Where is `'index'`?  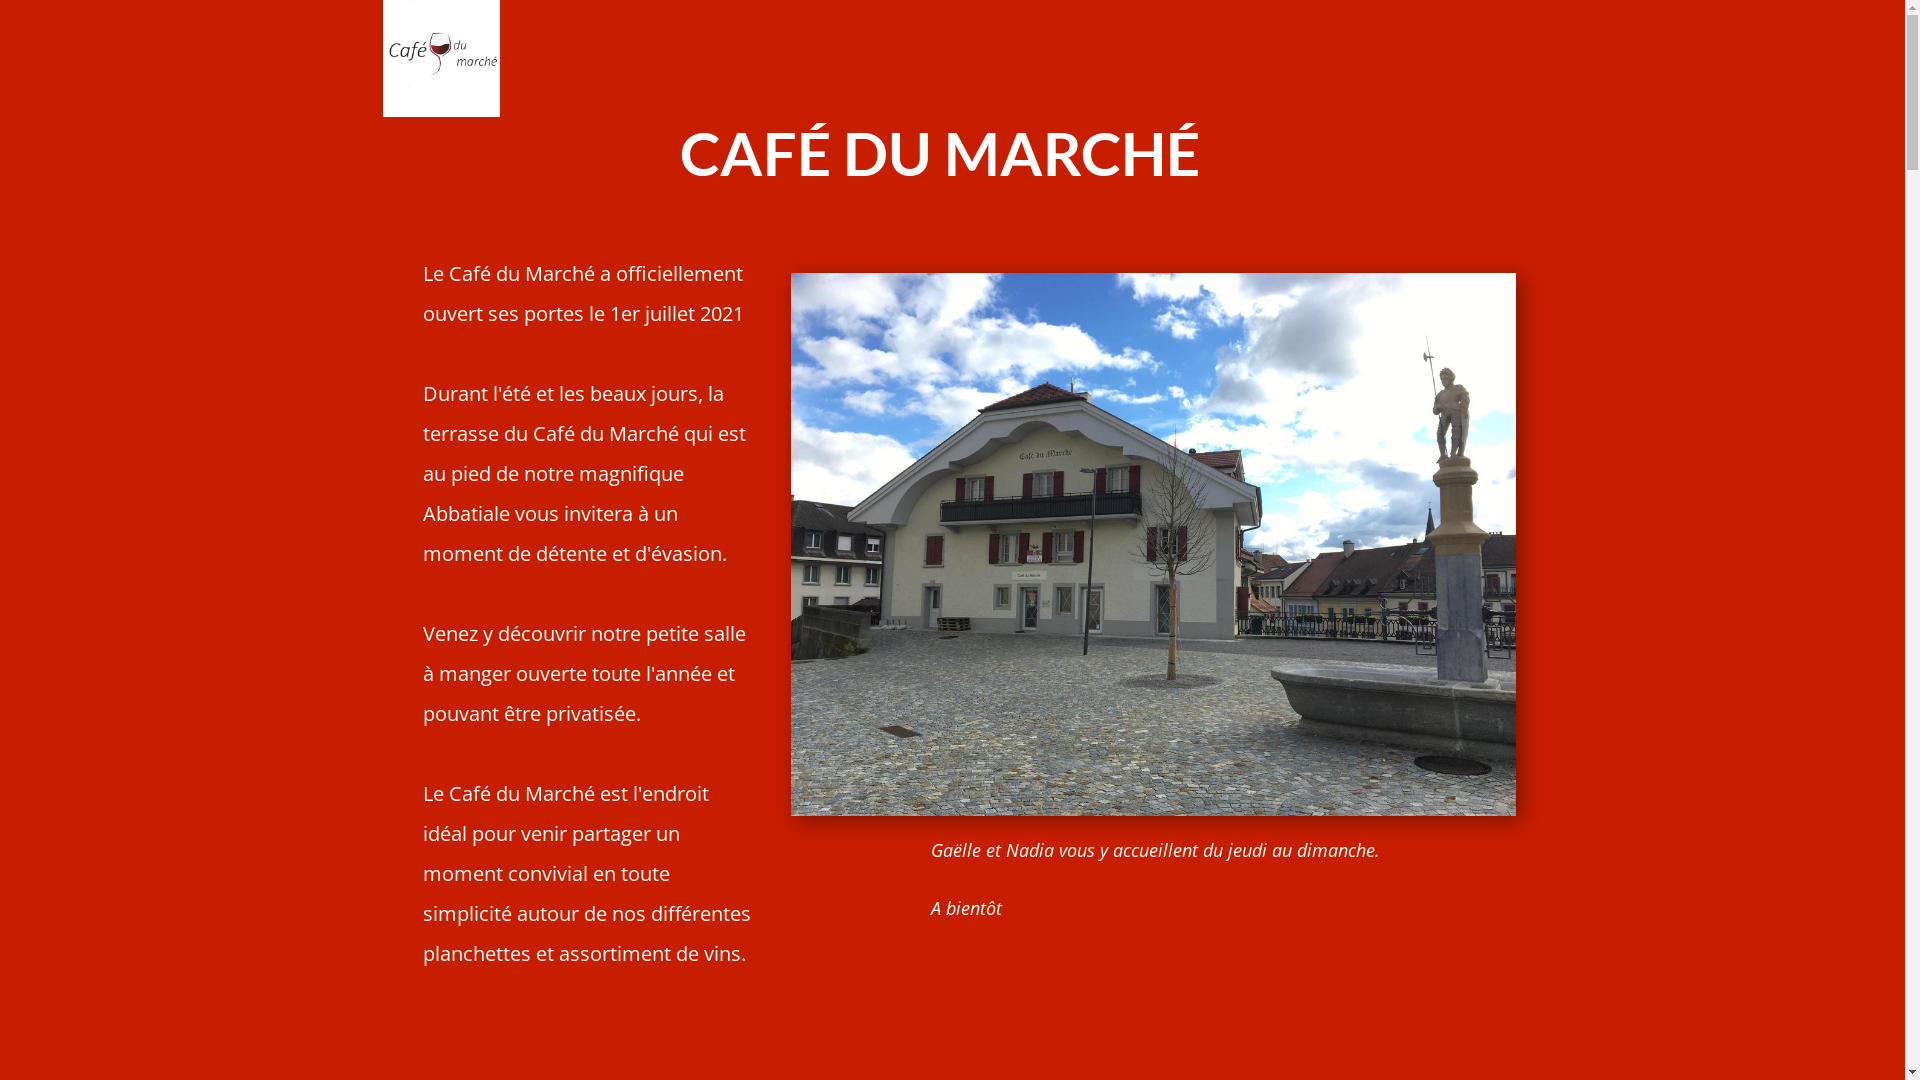
'index' is located at coordinates (439, 57).